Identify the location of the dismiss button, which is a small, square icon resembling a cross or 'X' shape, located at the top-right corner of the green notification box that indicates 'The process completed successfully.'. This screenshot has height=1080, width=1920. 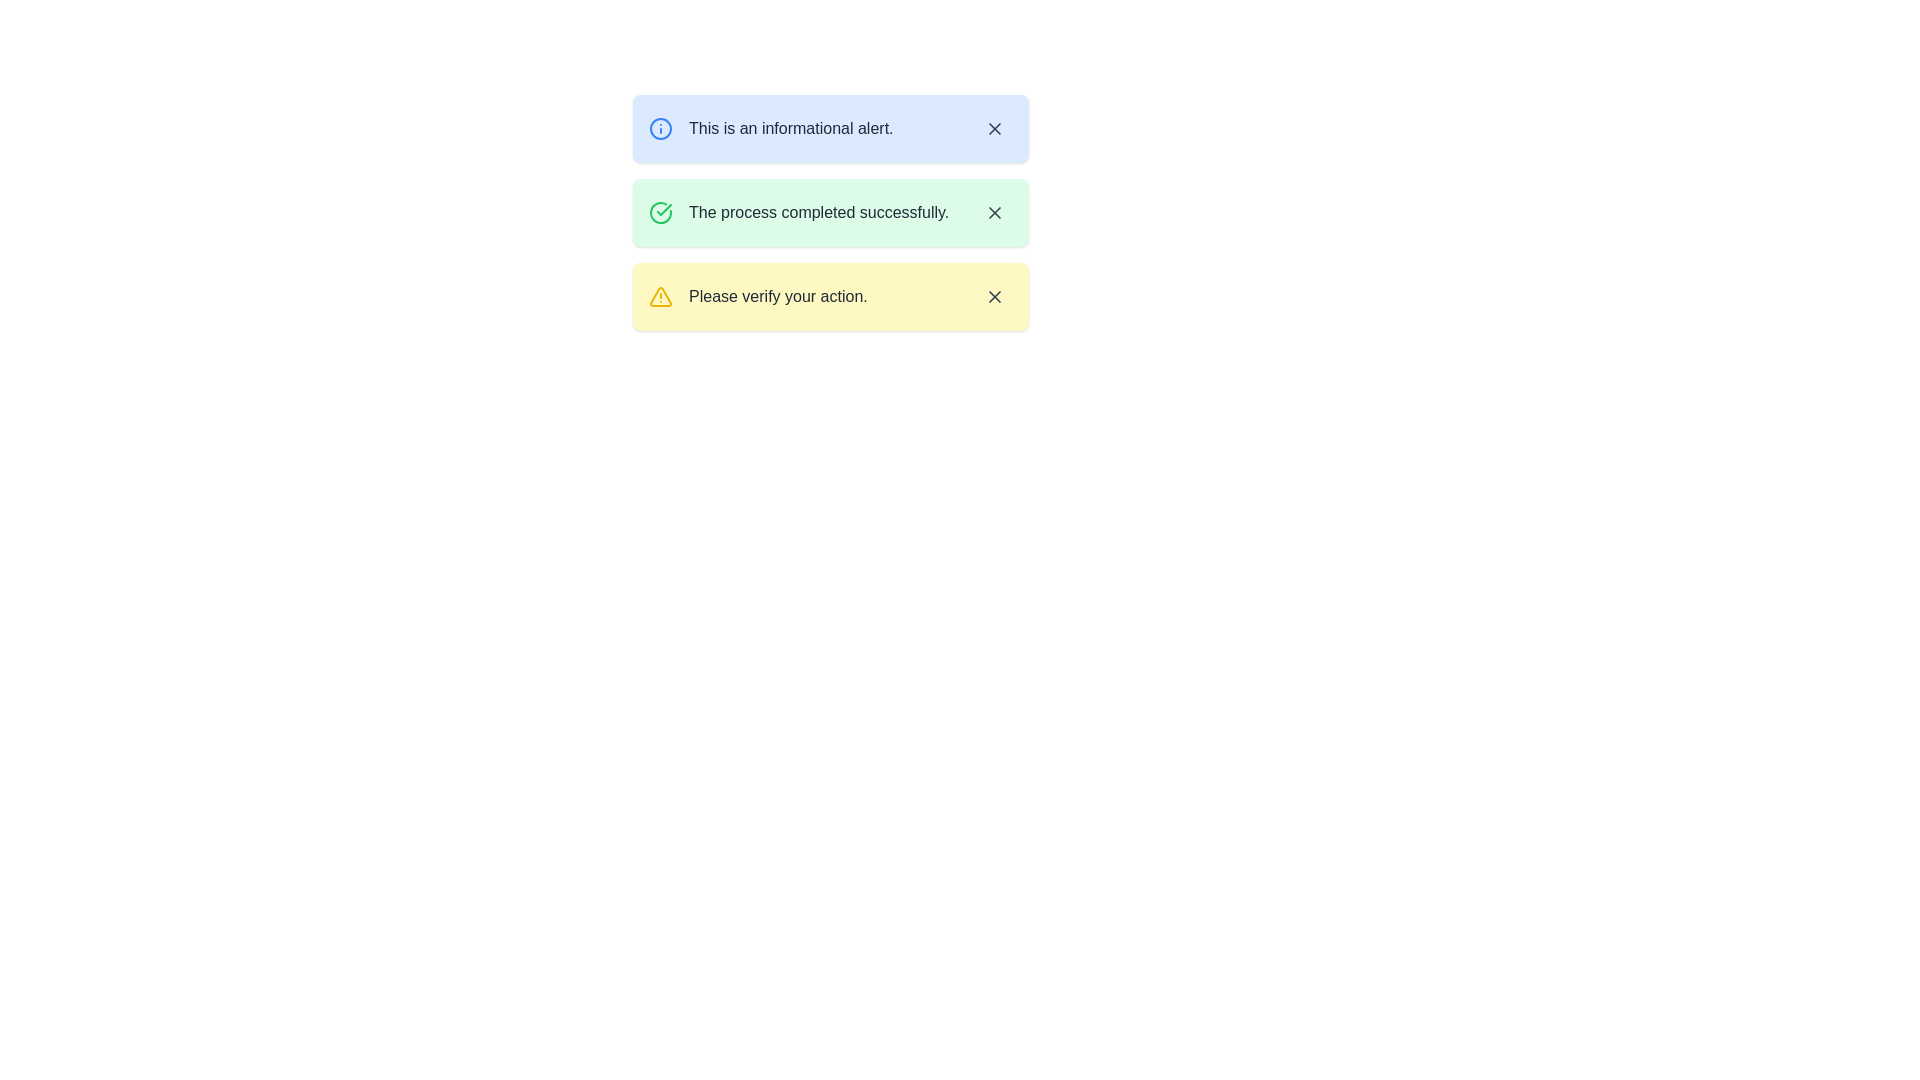
(994, 212).